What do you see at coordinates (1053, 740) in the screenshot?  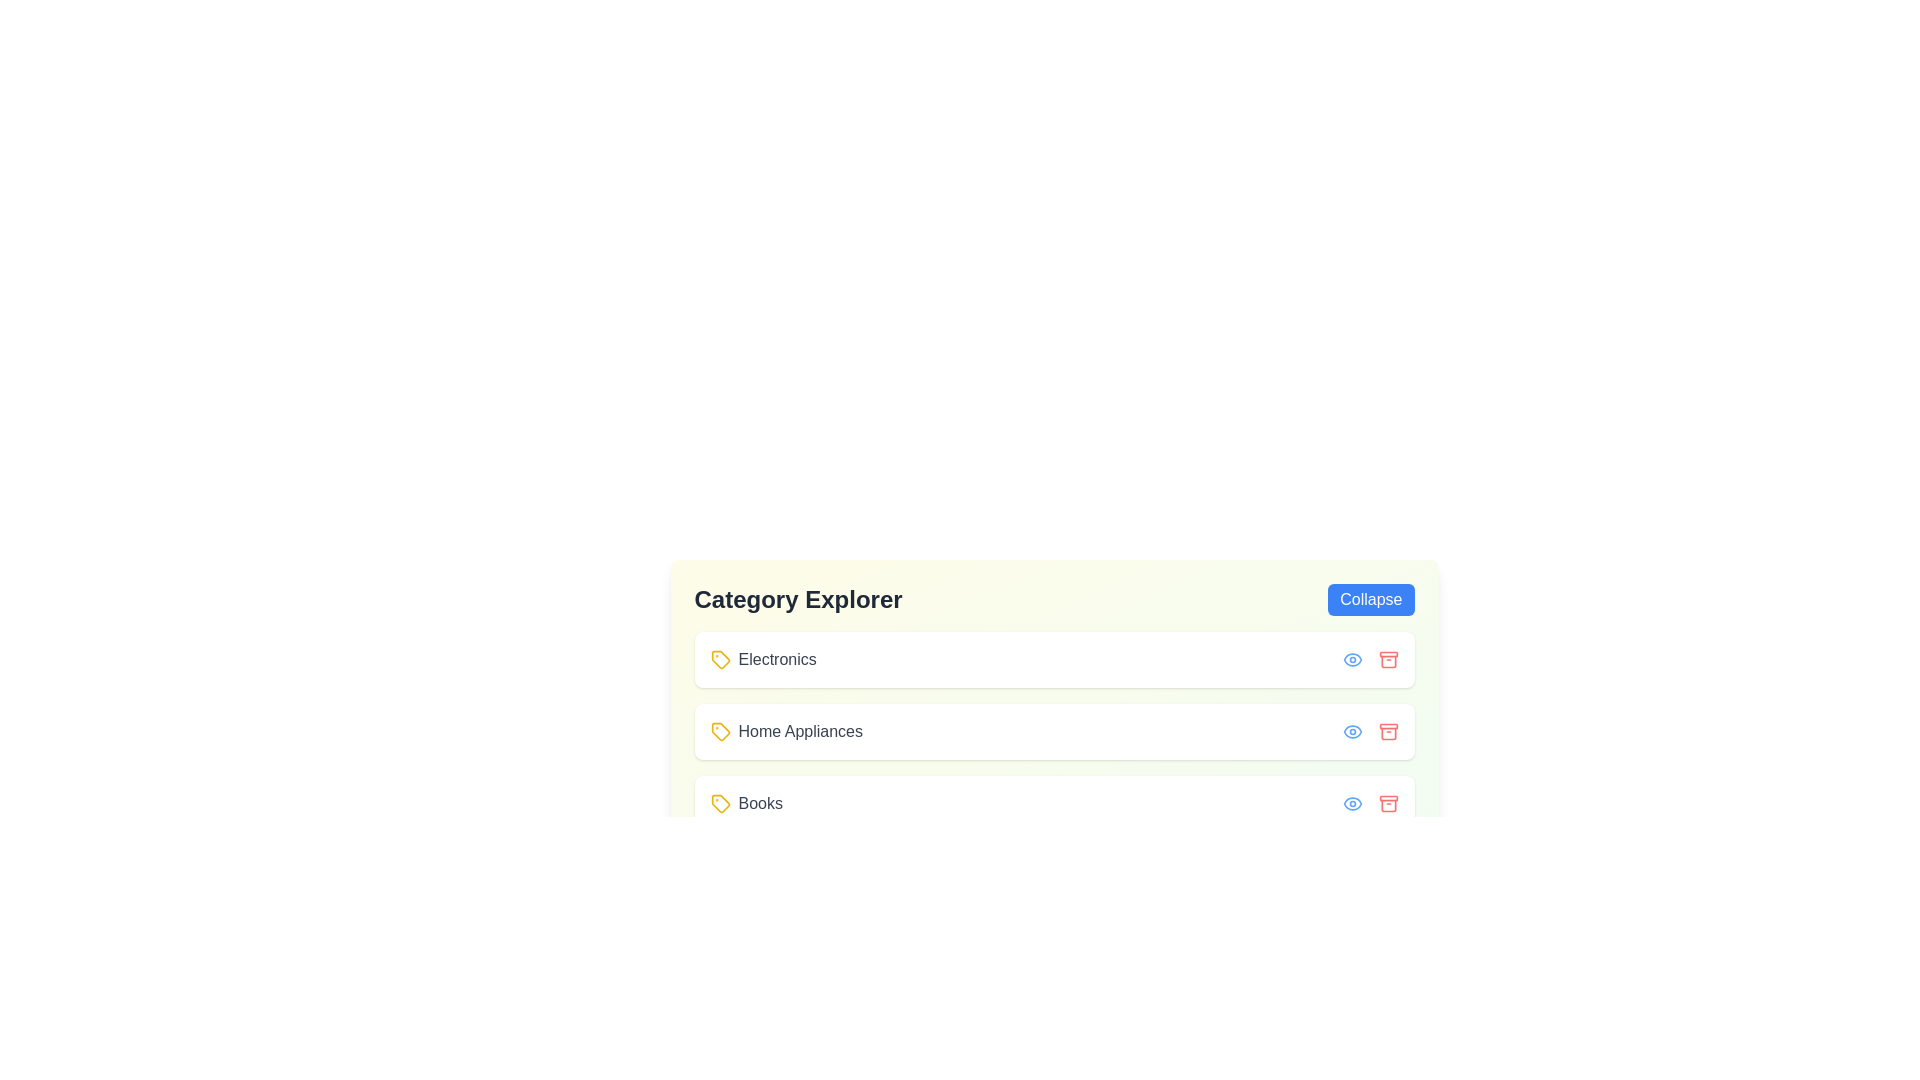 I see `the 'Home Appliances' category card, which is the second card in the 'Category Explorer' section, located below 'Electronics' and above 'Books'` at bounding box center [1053, 740].